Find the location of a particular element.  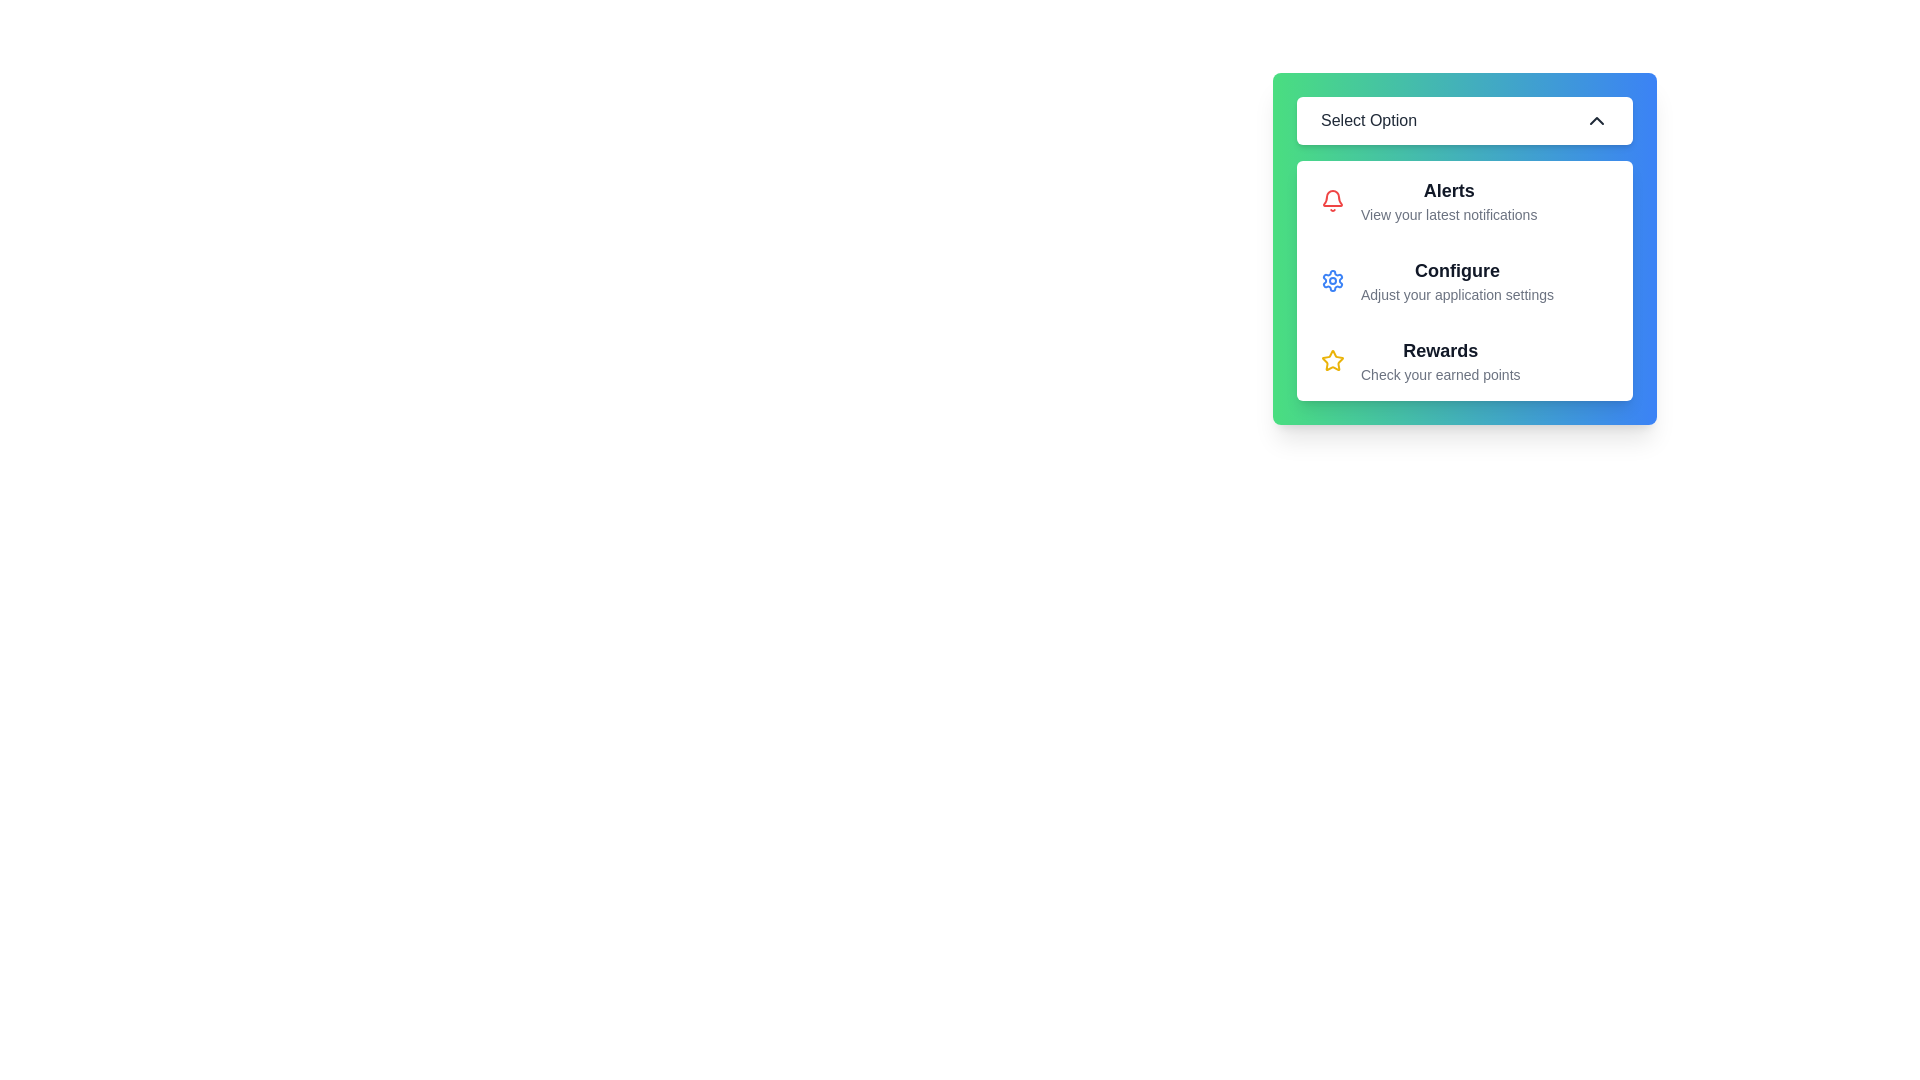

the 'Configure' option in the dropdown menu, which is the second item in the list, featuring a gear icon and the description 'Adjust your application settings.' is located at coordinates (1457, 281).